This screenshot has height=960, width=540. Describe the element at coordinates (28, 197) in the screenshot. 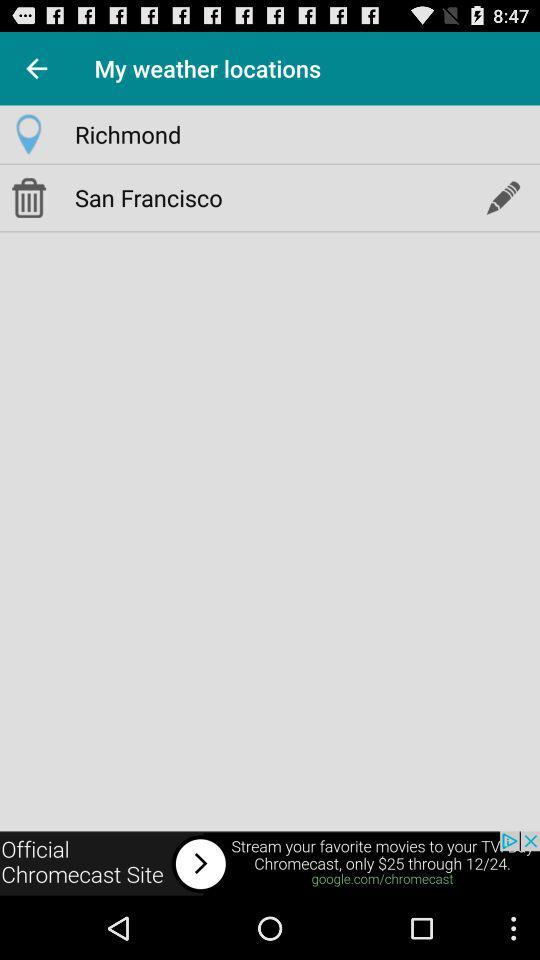

I see `to click delete option and remove particular item` at that location.